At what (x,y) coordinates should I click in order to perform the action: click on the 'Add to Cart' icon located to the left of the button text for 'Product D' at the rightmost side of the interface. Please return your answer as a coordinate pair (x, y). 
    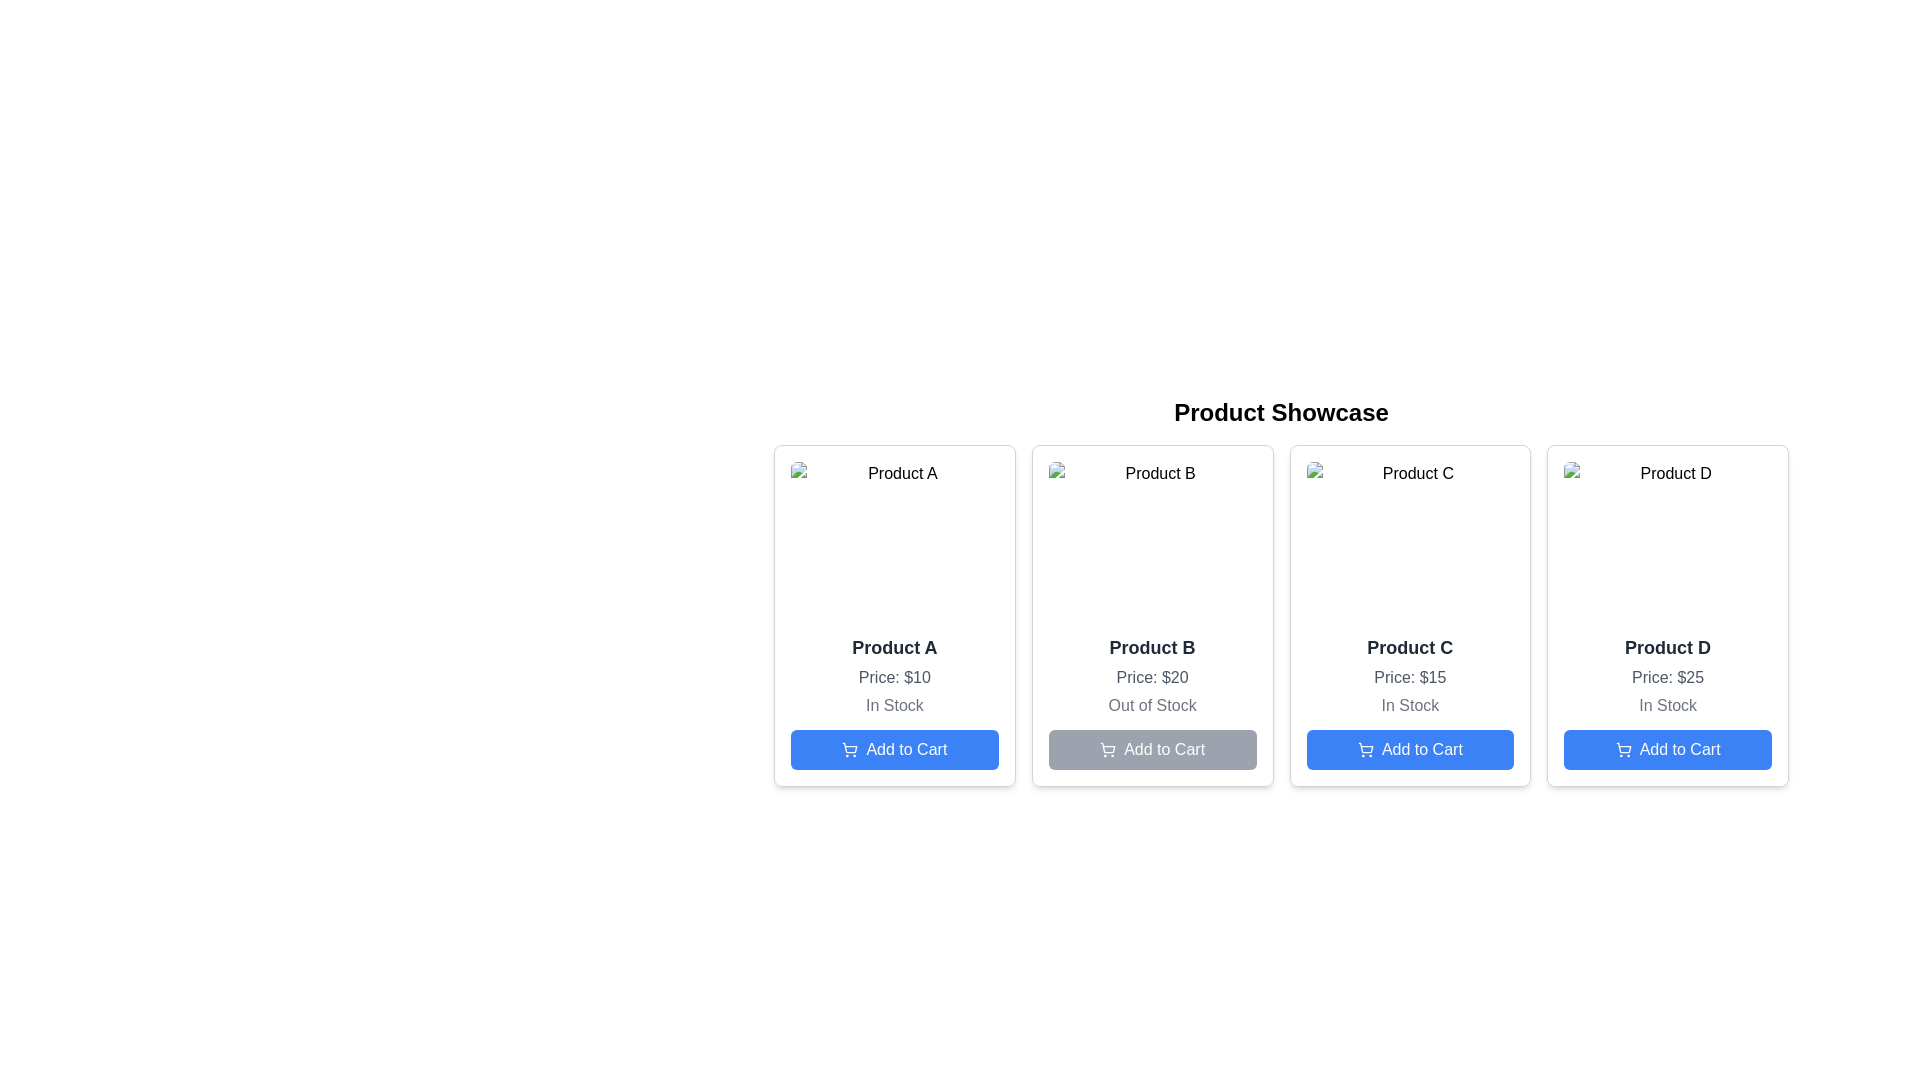
    Looking at the image, I should click on (1623, 749).